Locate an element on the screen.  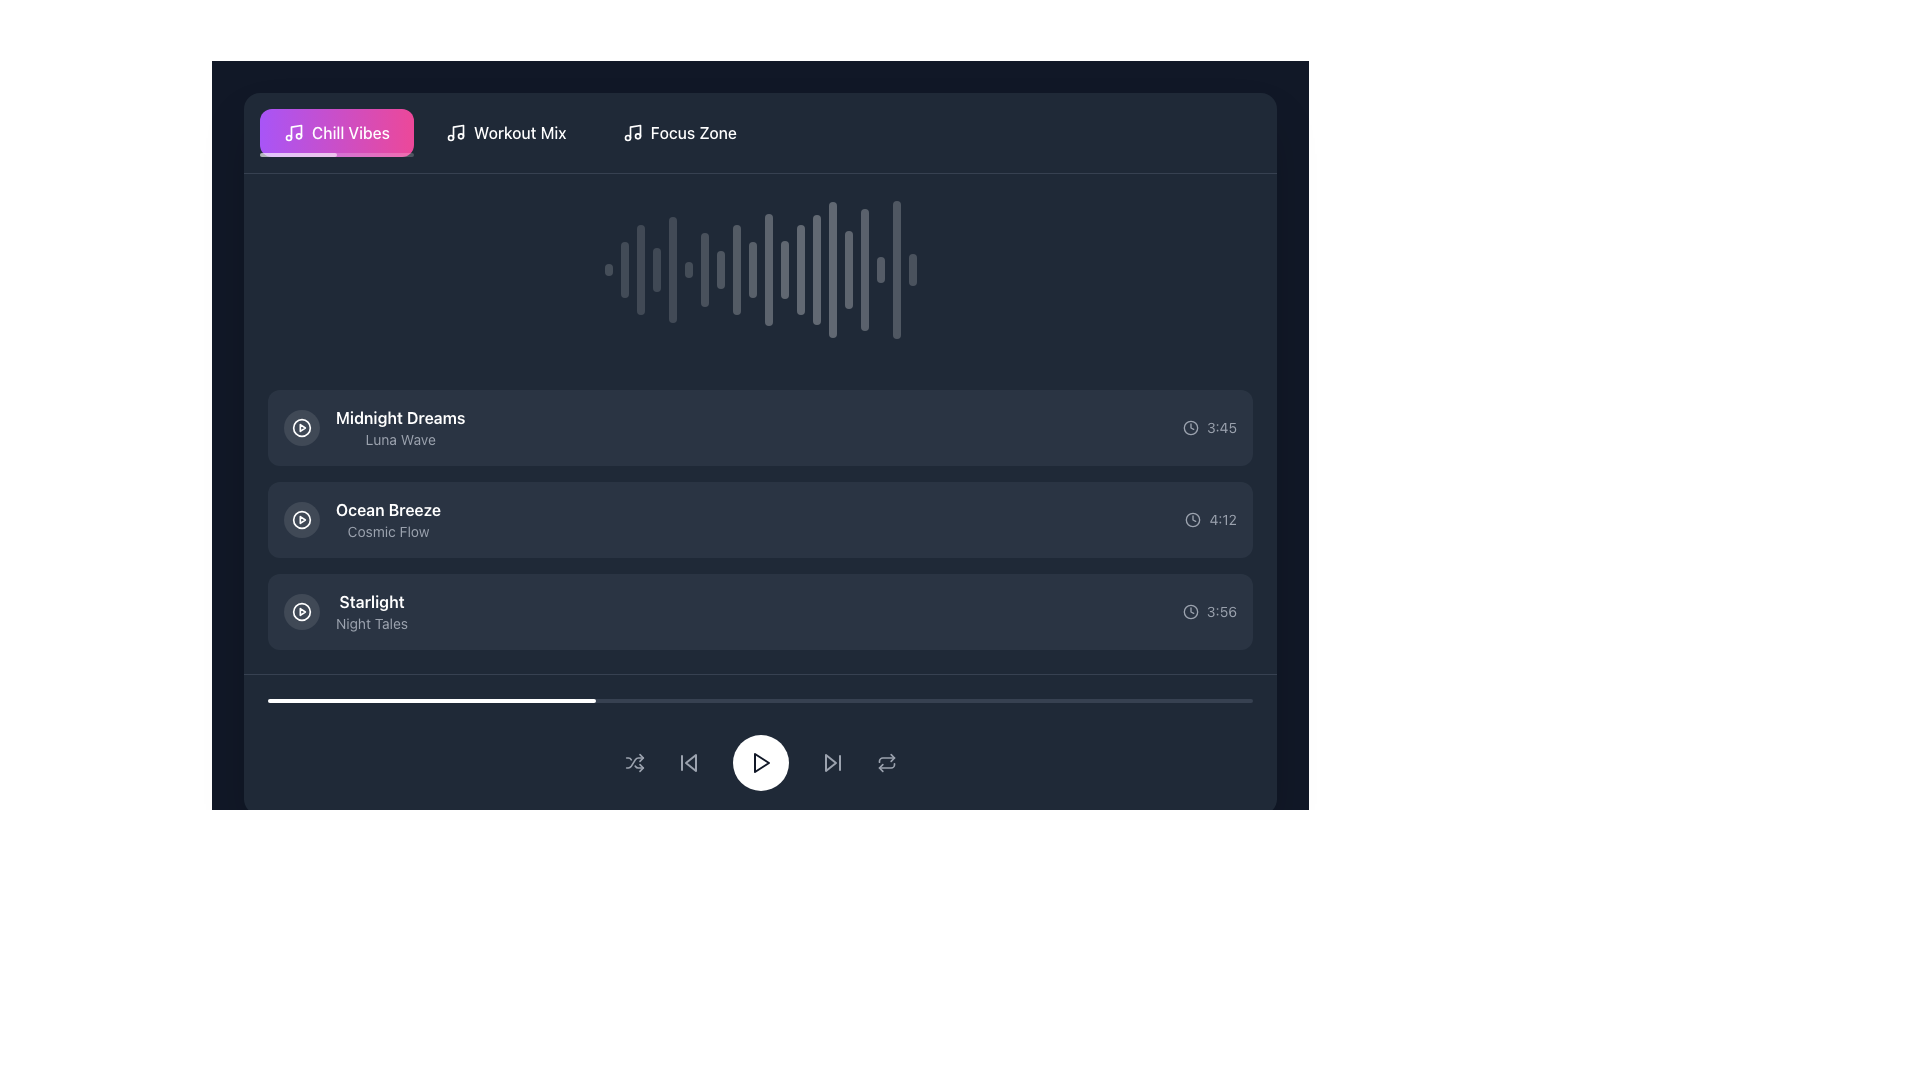
the fifth vertical bar in the waveform visualization, which represents audio amplitude at a specific time is located at coordinates (672, 270).